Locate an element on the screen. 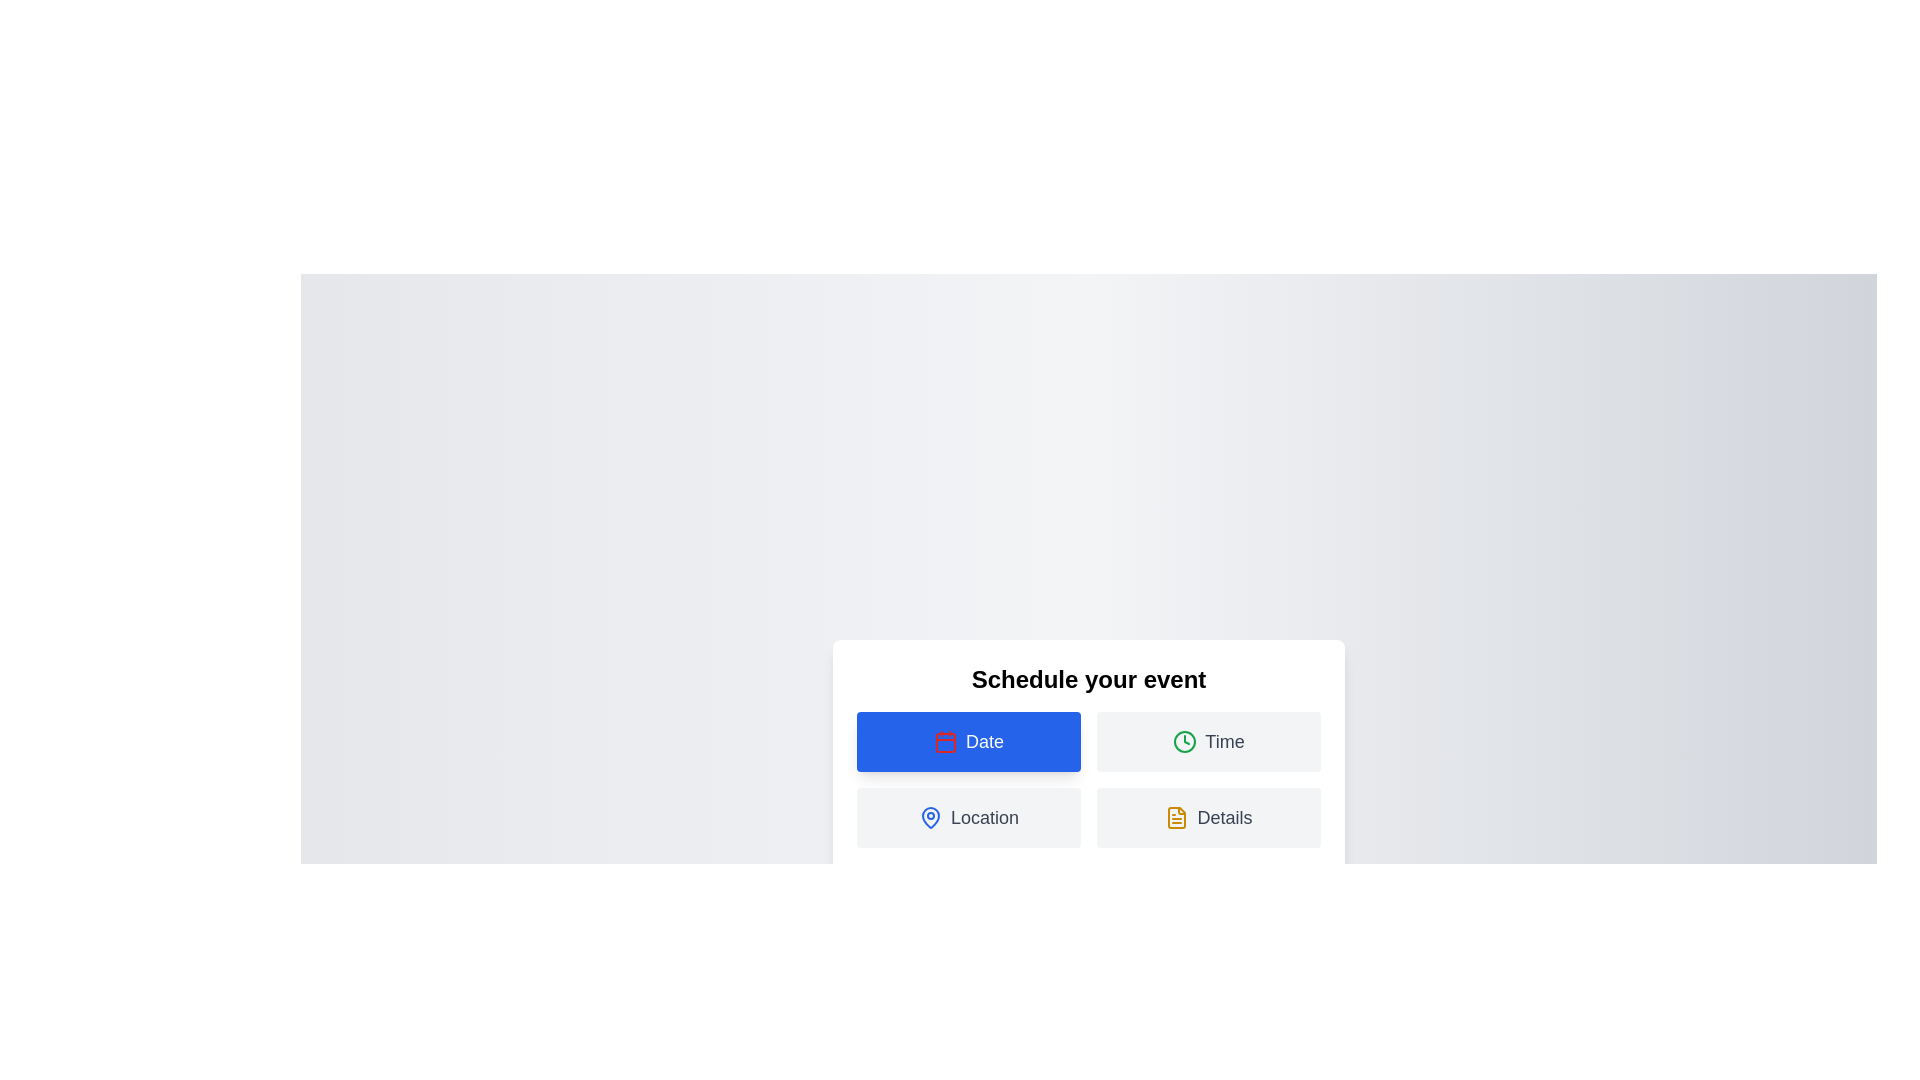  the button positioned as the top-left tile for selecting the 'Date' option, which triggers an action related to scheduling or selecting a date is located at coordinates (969, 741).